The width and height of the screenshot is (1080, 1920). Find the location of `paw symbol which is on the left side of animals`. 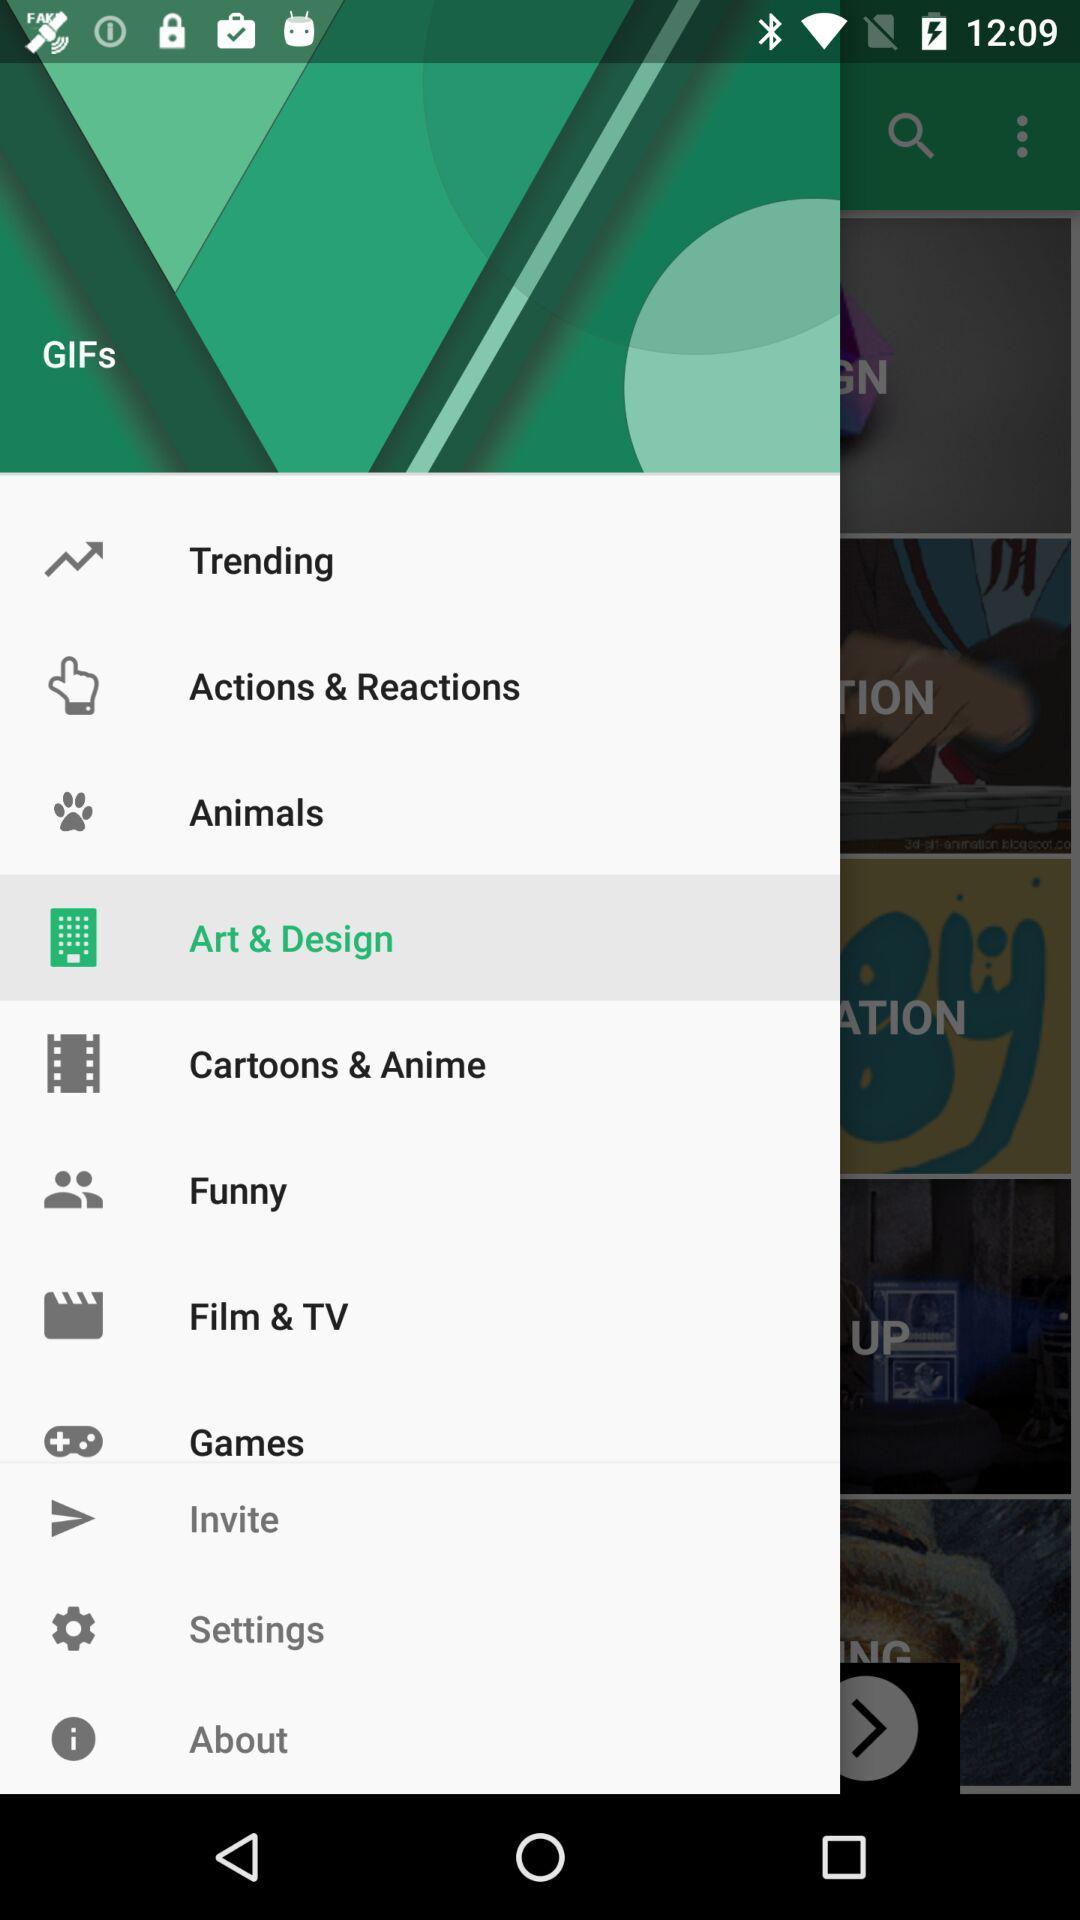

paw symbol which is on the left side of animals is located at coordinates (72, 811).